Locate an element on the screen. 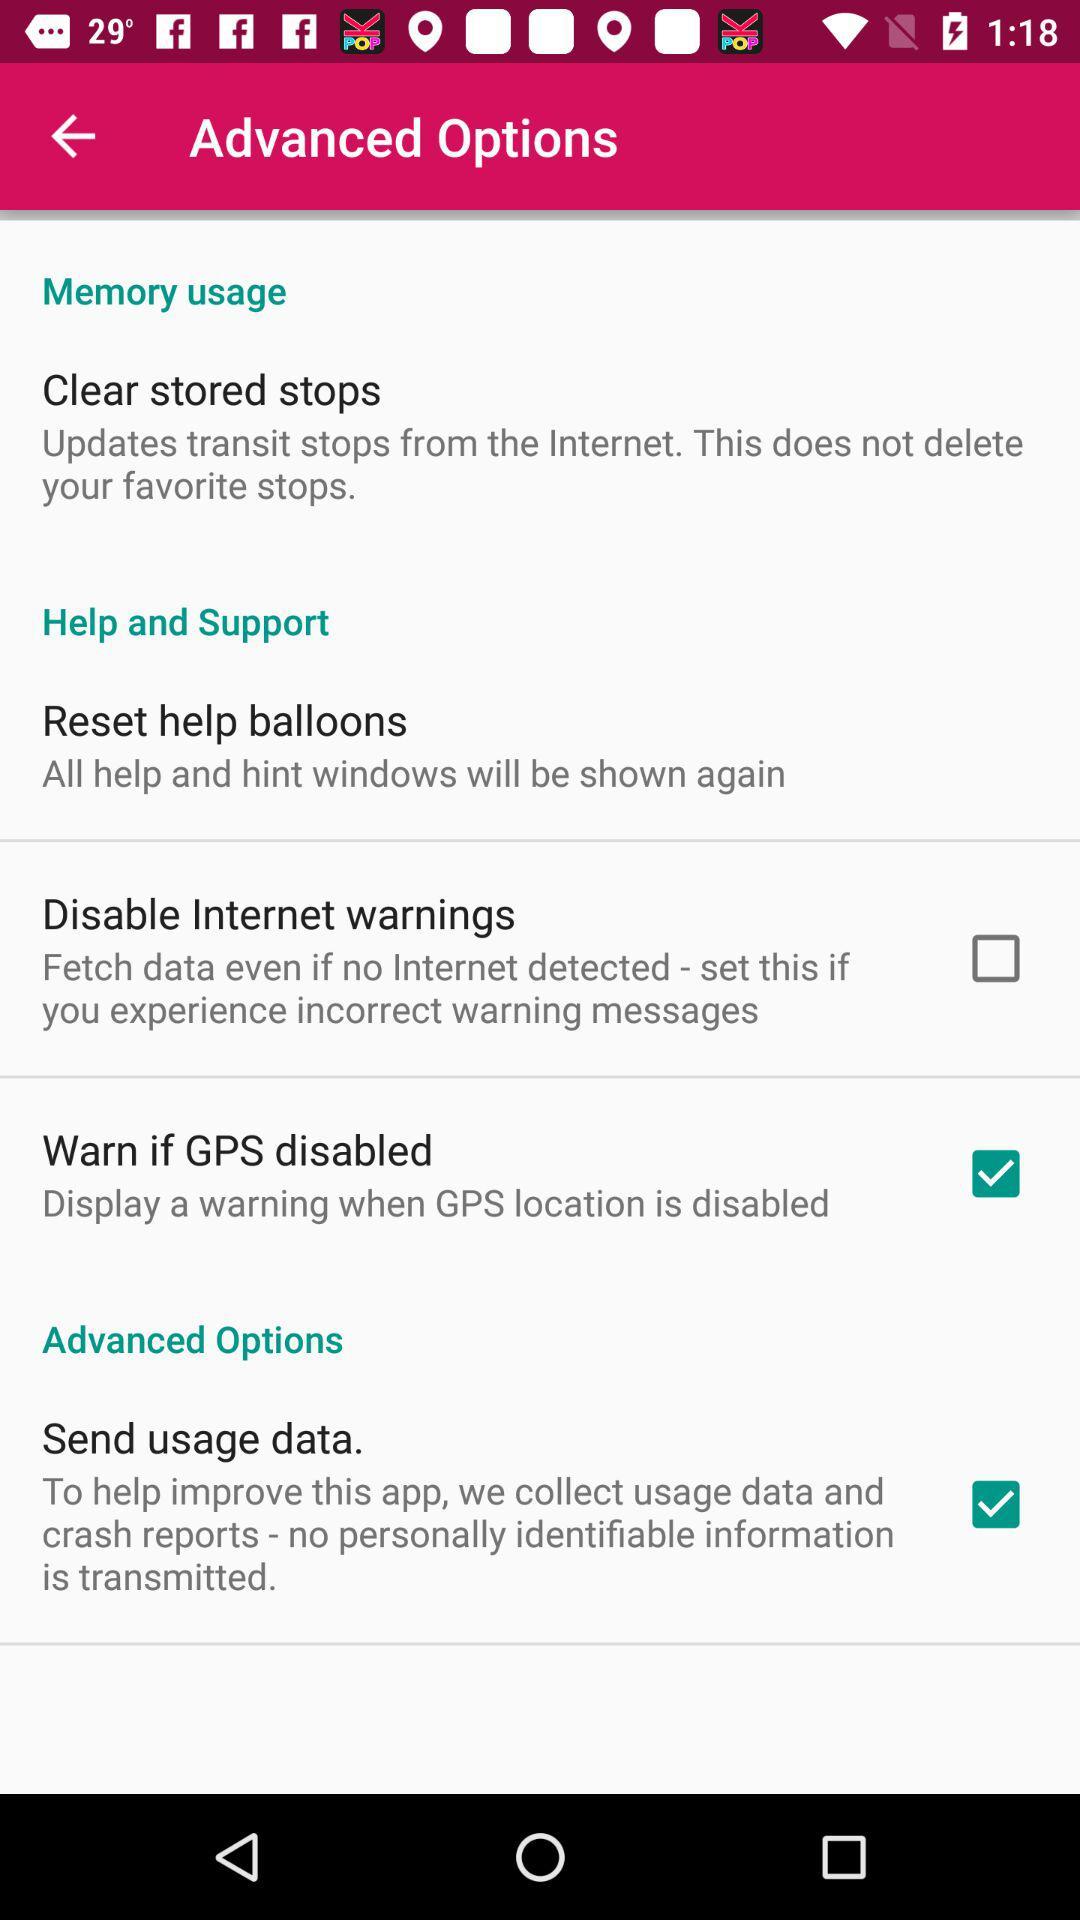 This screenshot has width=1080, height=1920. item above clear stored stops is located at coordinates (540, 268).